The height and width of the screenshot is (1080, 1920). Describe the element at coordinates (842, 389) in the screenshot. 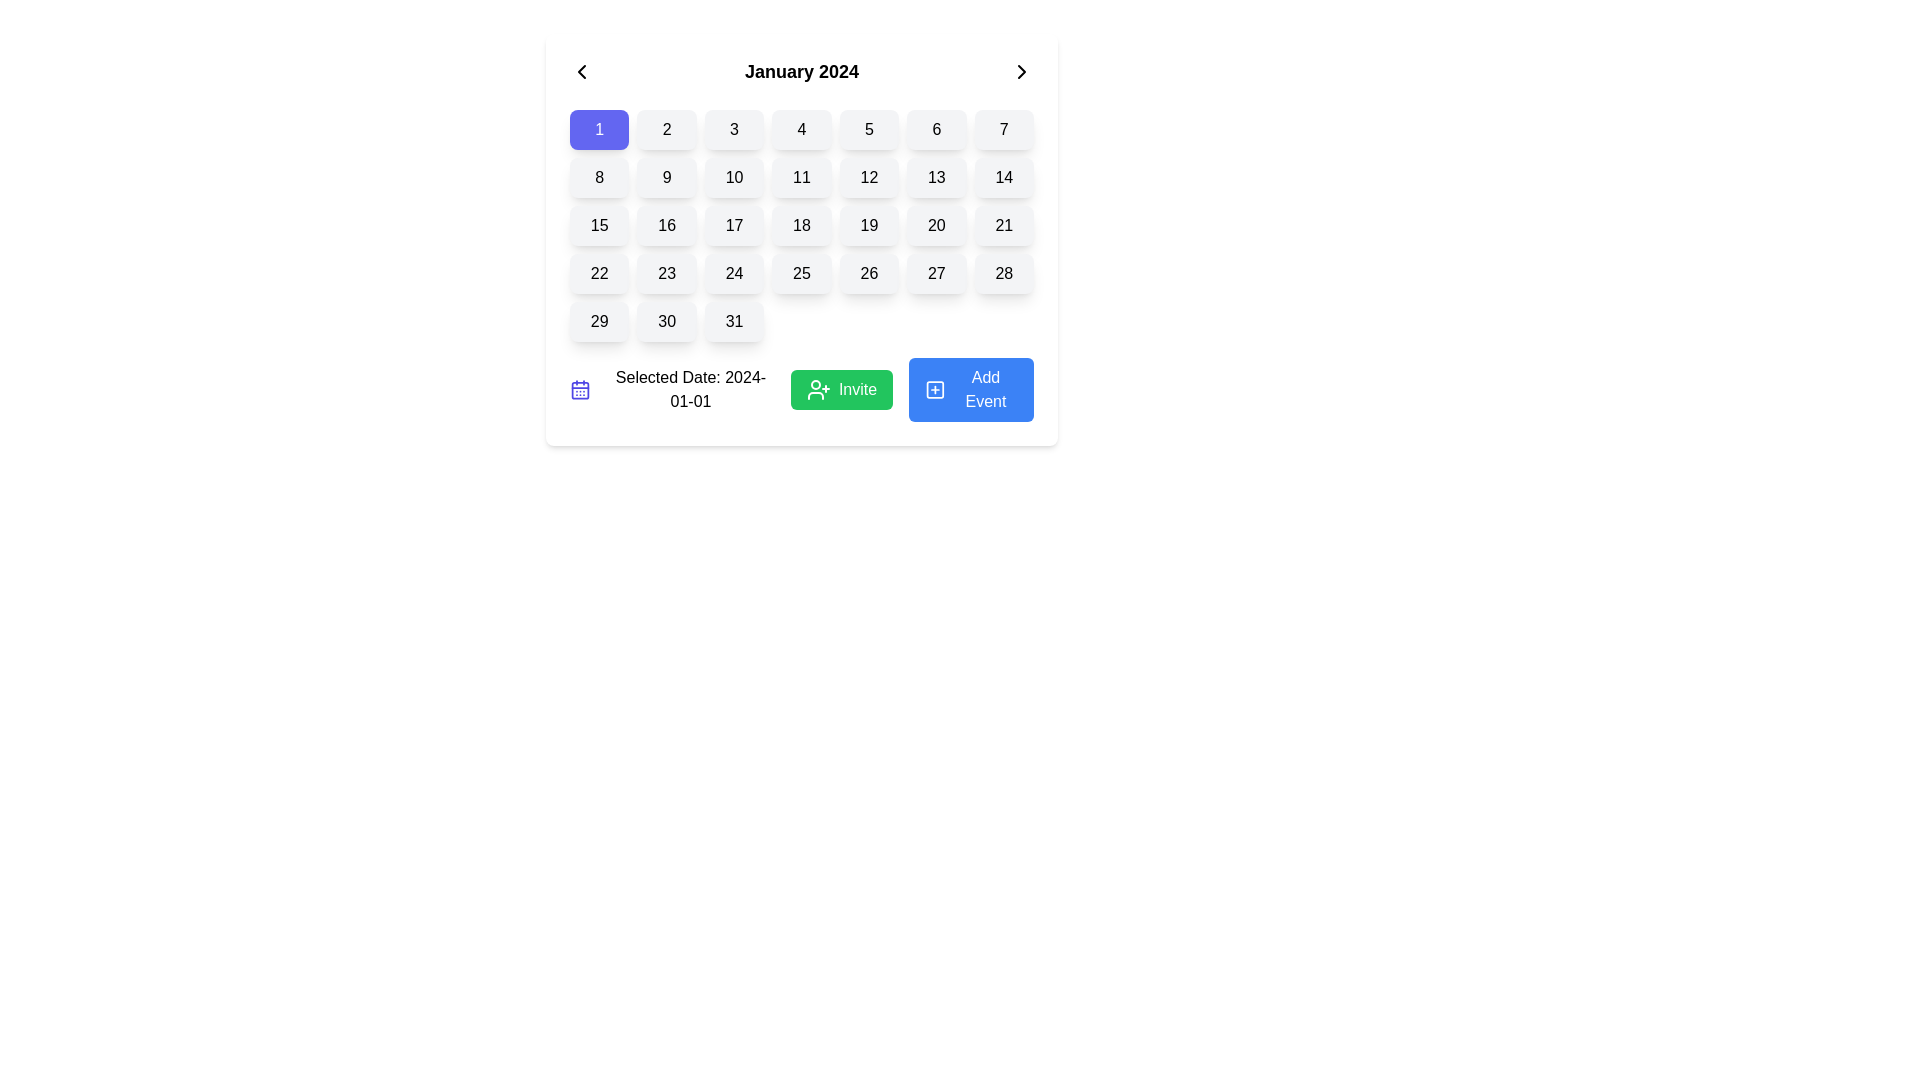

I see `the interactive button for sending invitations located beneath the calendar grid, which is the second button in a horizontal group of three, to initiate the invite function` at that location.